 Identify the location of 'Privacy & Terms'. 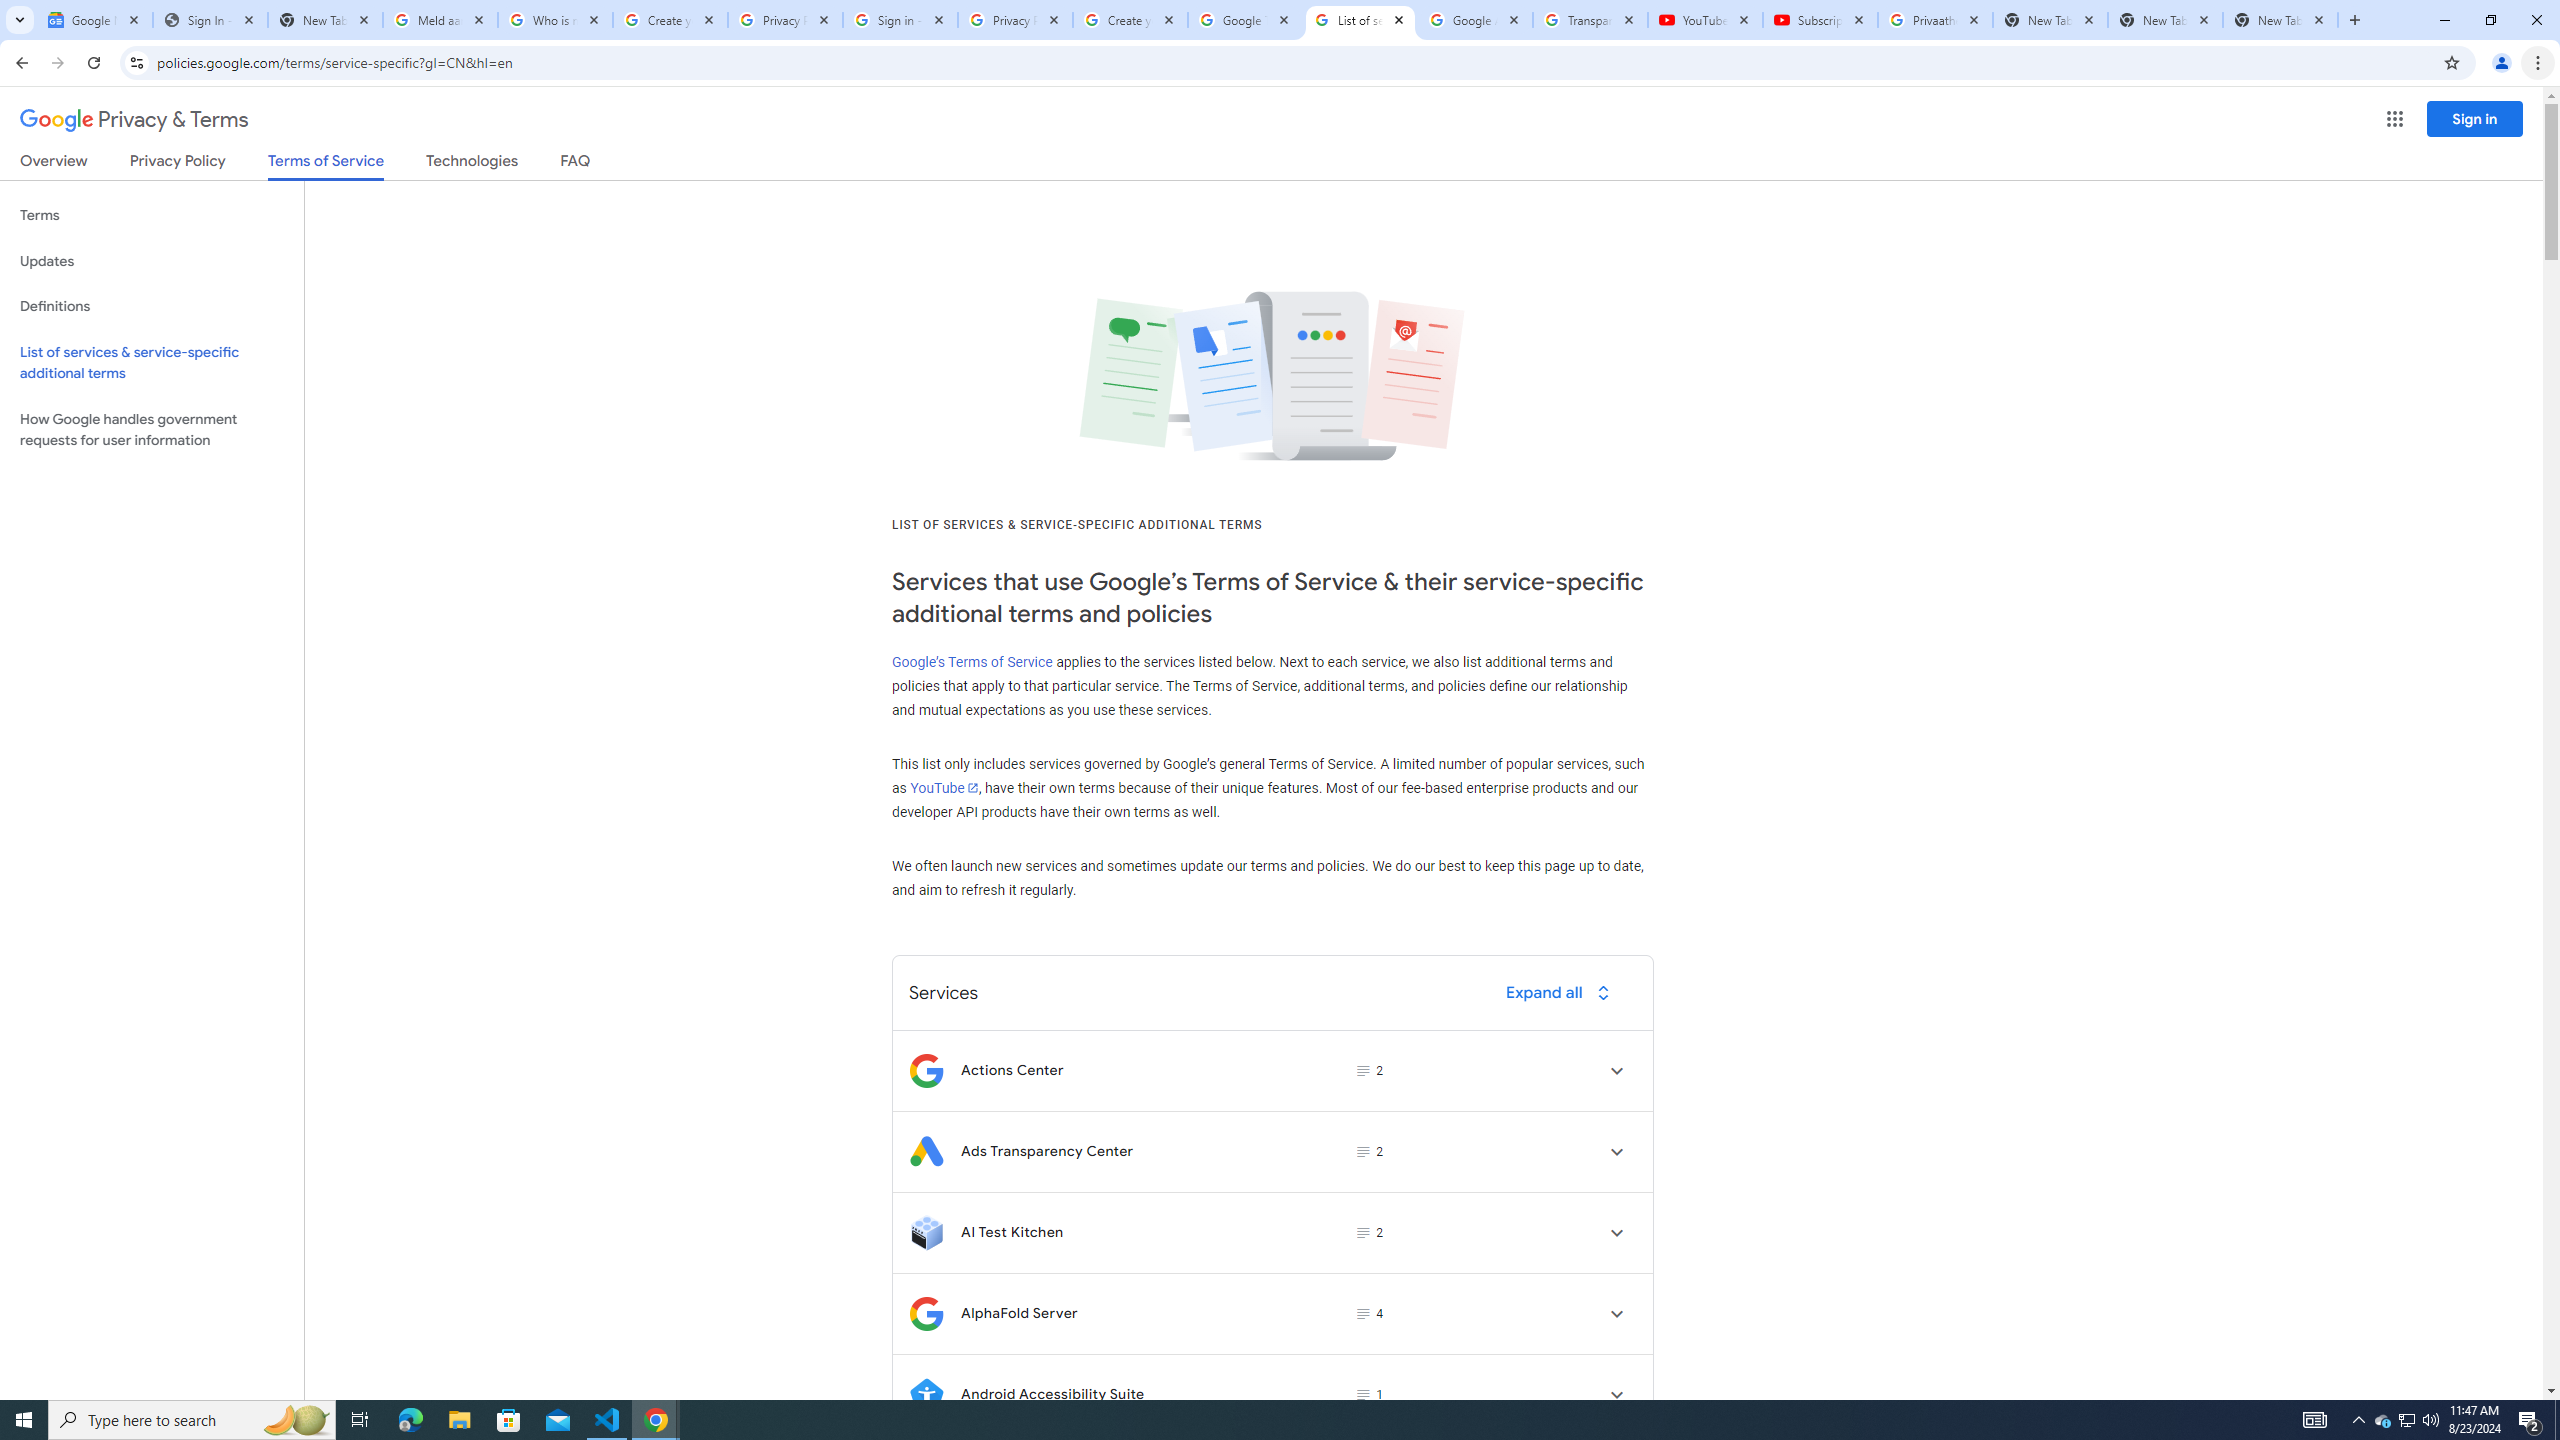
(134, 119).